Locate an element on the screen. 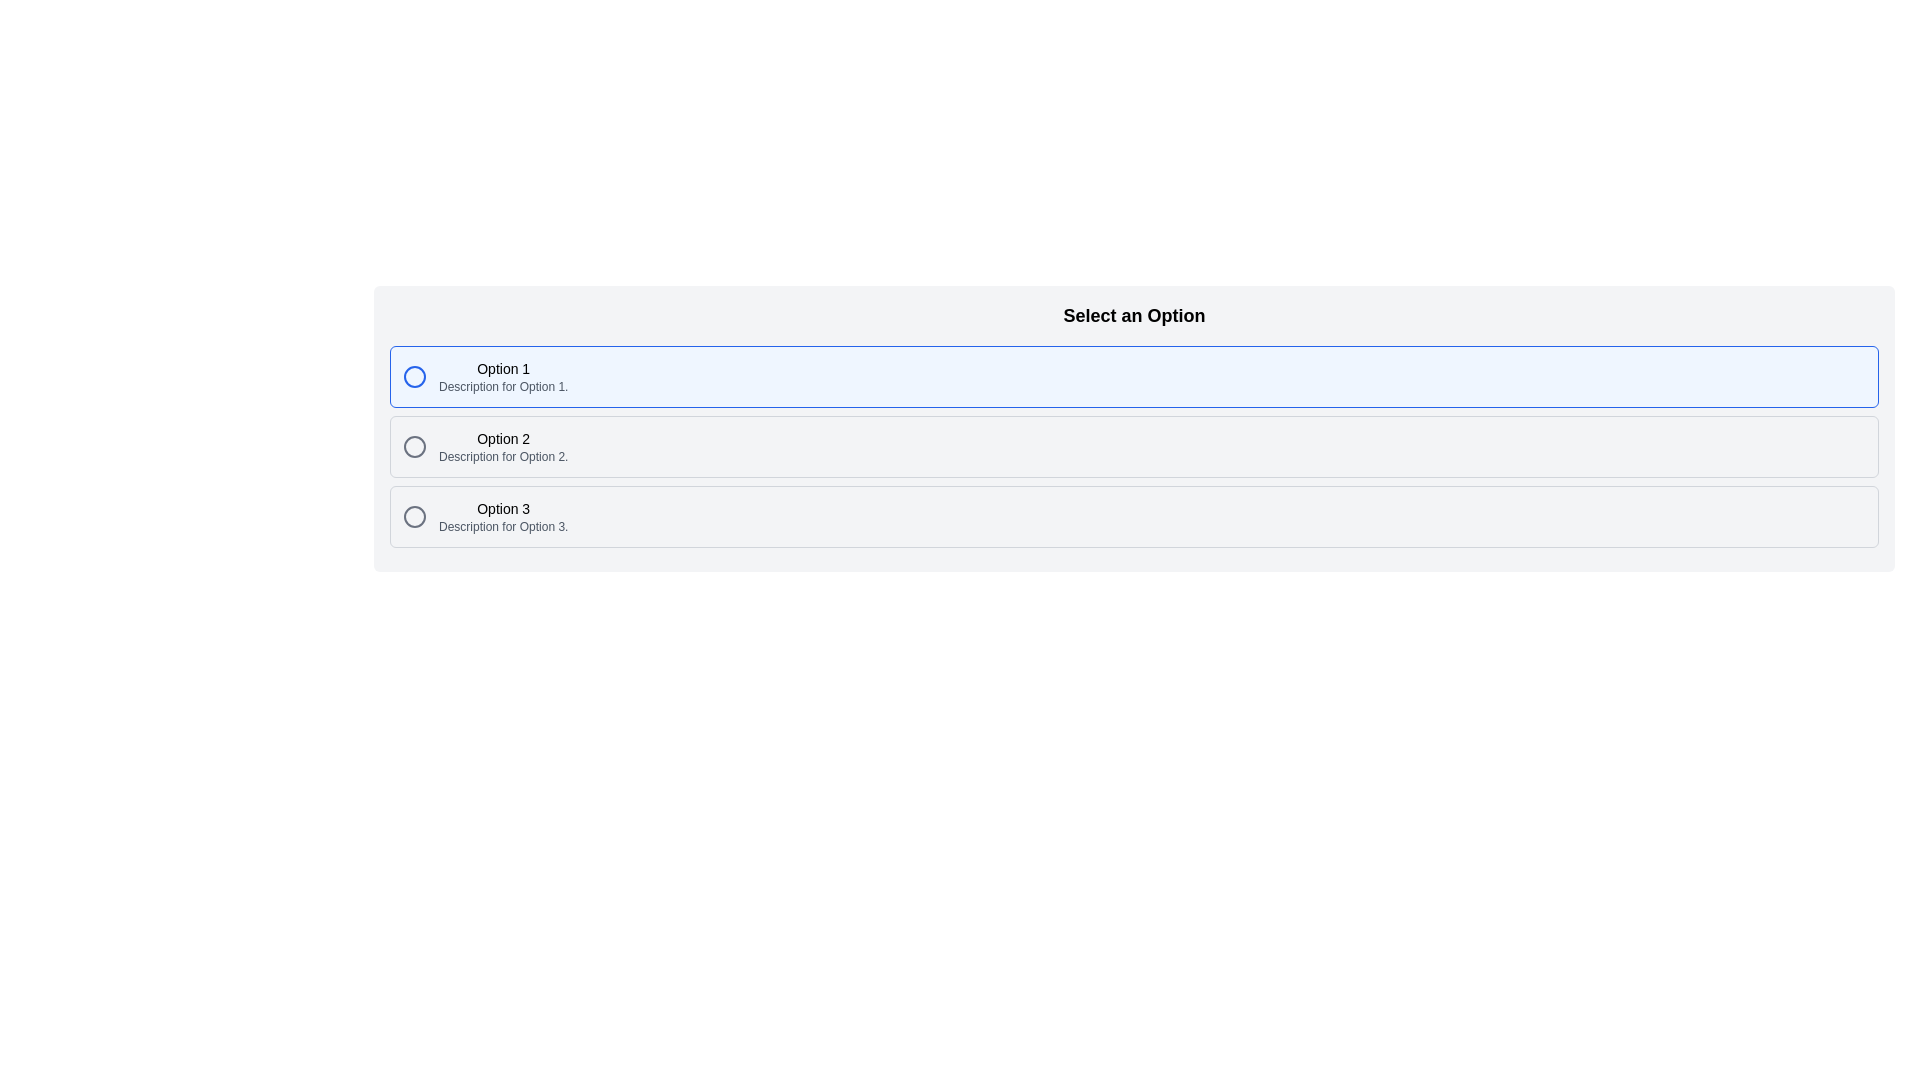  the text label reading 'Option 2', which is centrally positioned above the description 'Description for Option 2' is located at coordinates (503, 438).